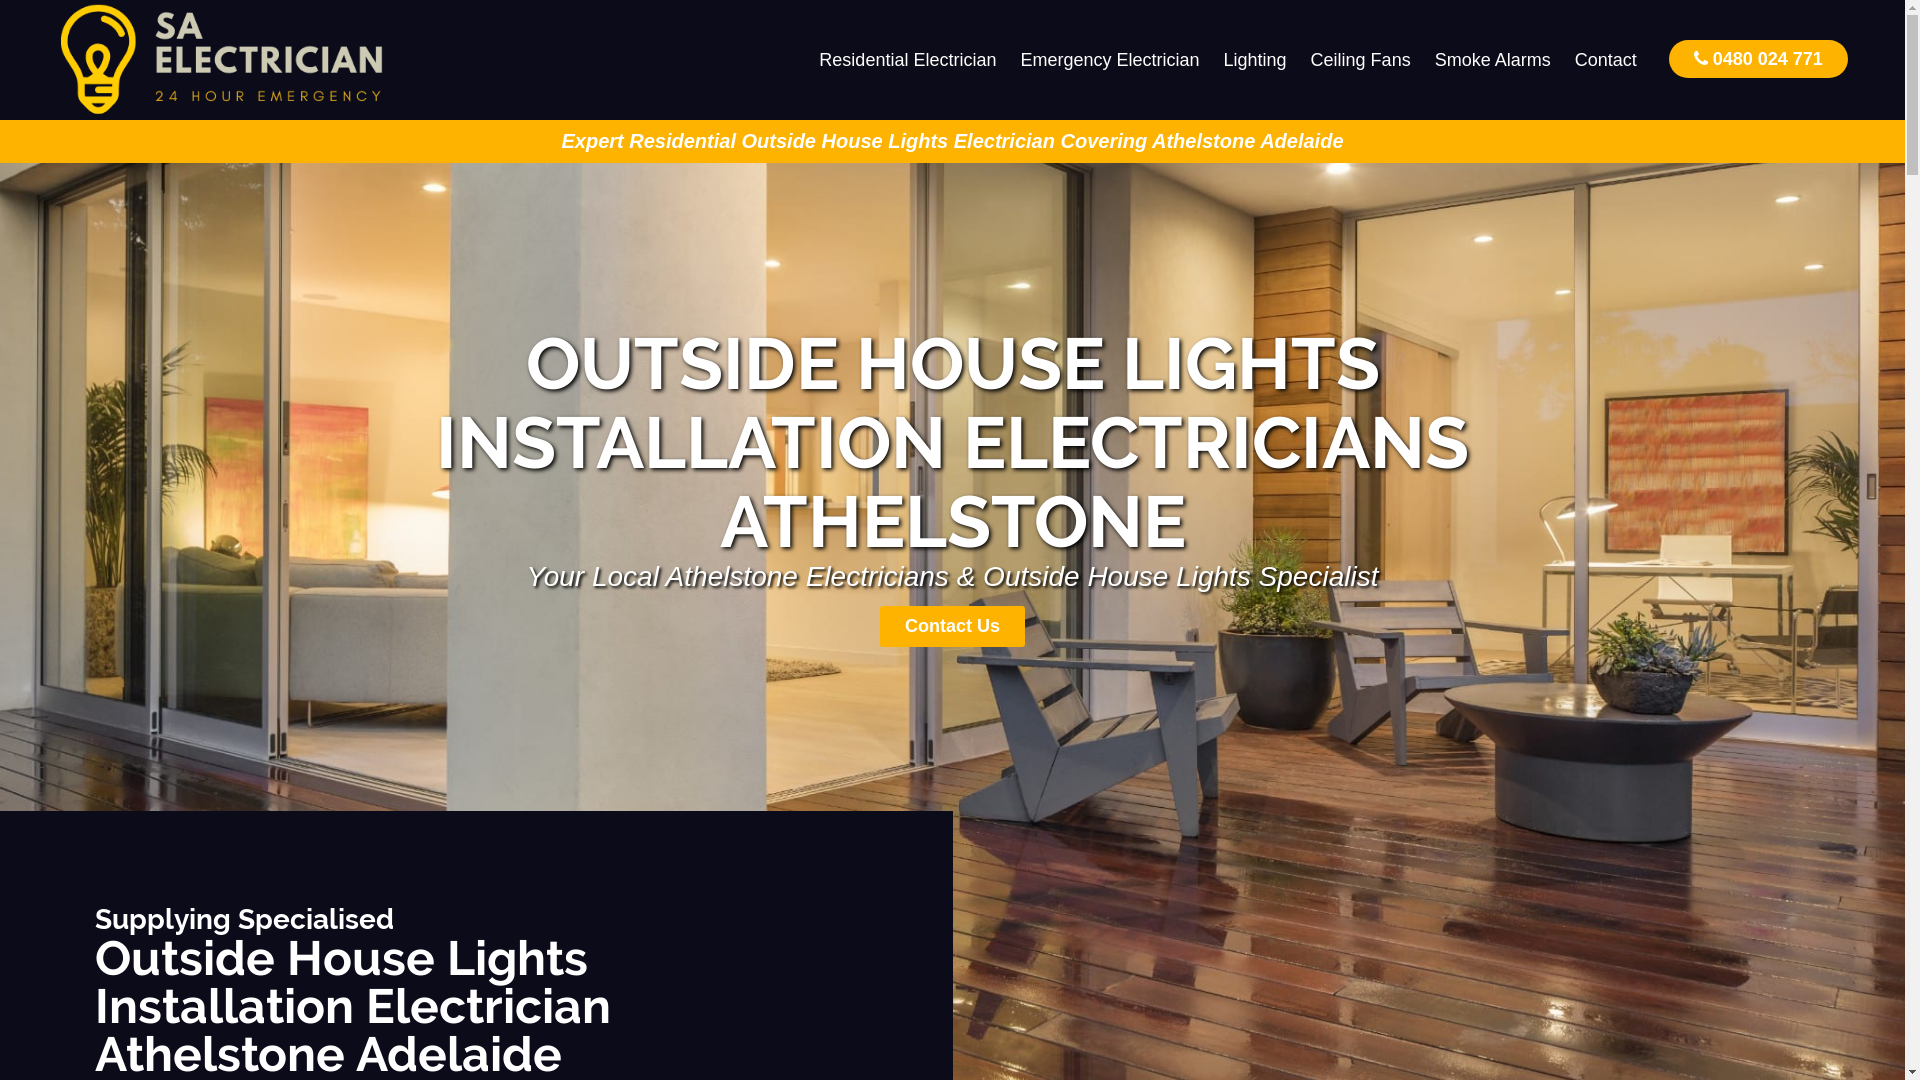 The image size is (1920, 1080). Describe the element at coordinates (1606, 59) in the screenshot. I see `'Contact'` at that location.